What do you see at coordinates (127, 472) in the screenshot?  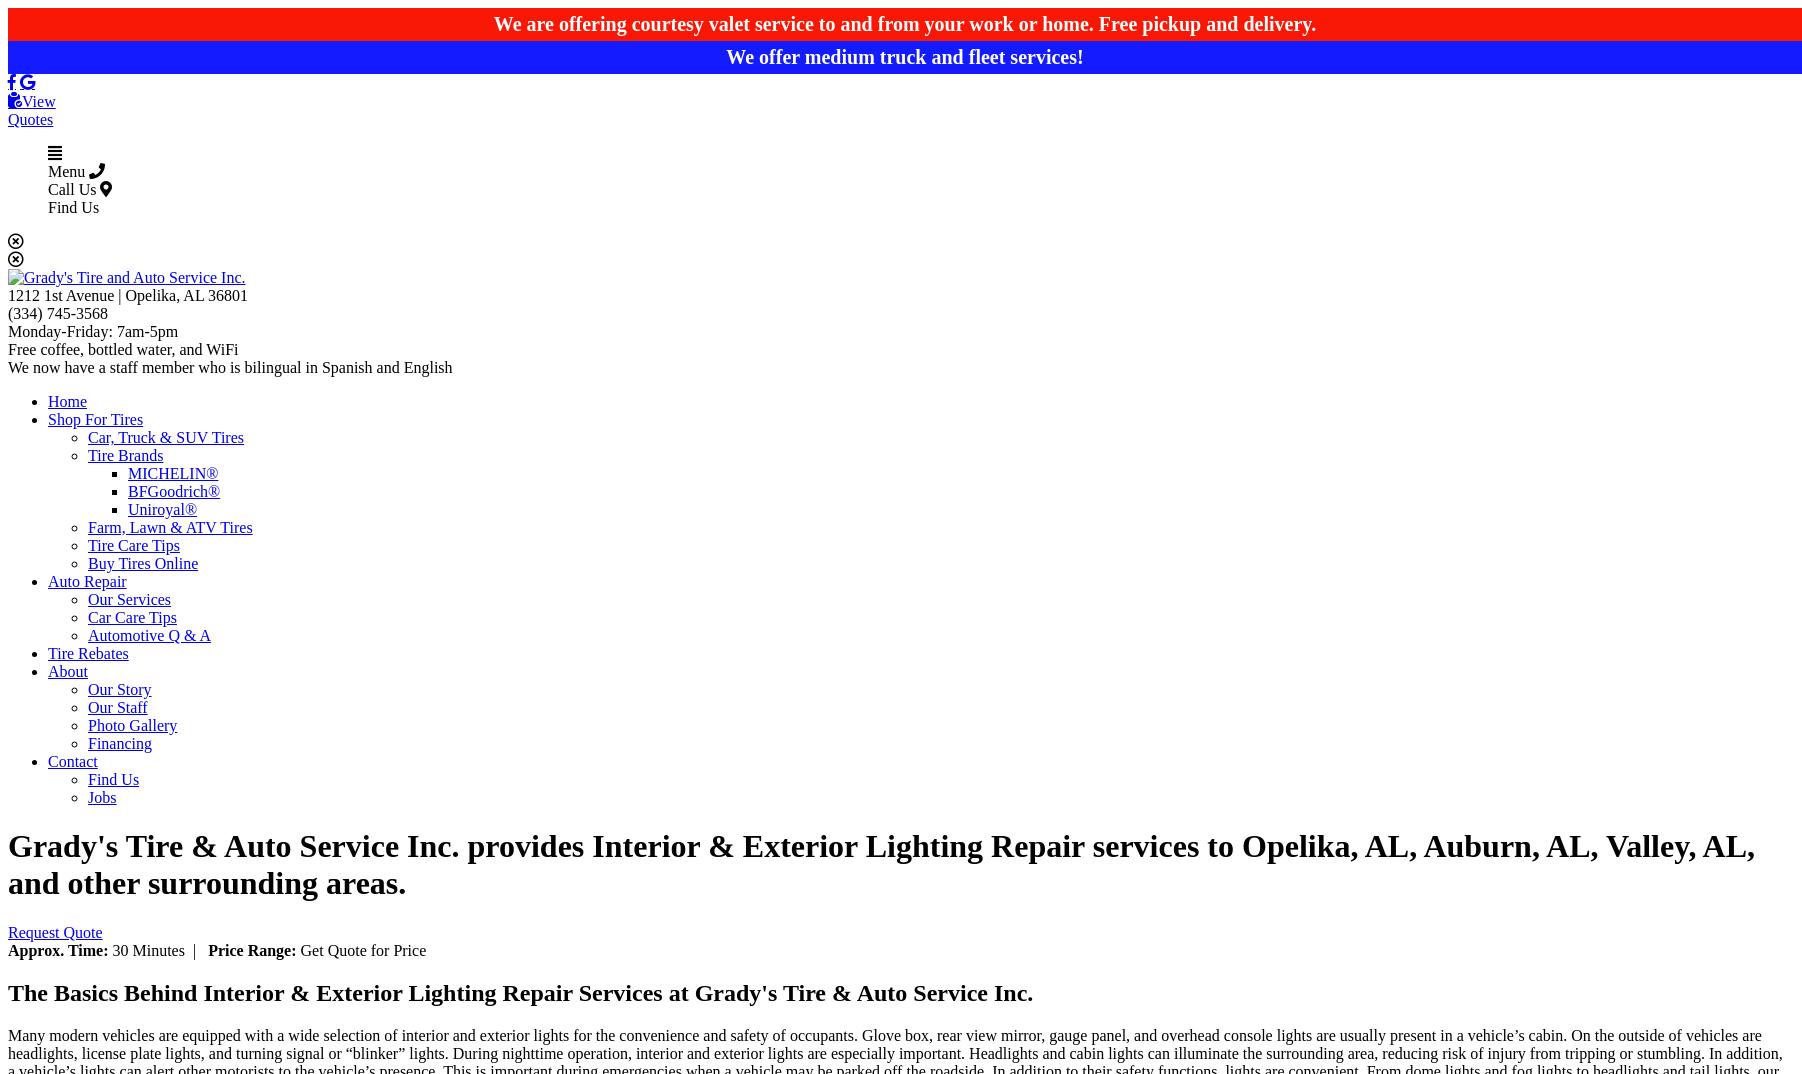 I see `'MICHELIN®'` at bounding box center [127, 472].